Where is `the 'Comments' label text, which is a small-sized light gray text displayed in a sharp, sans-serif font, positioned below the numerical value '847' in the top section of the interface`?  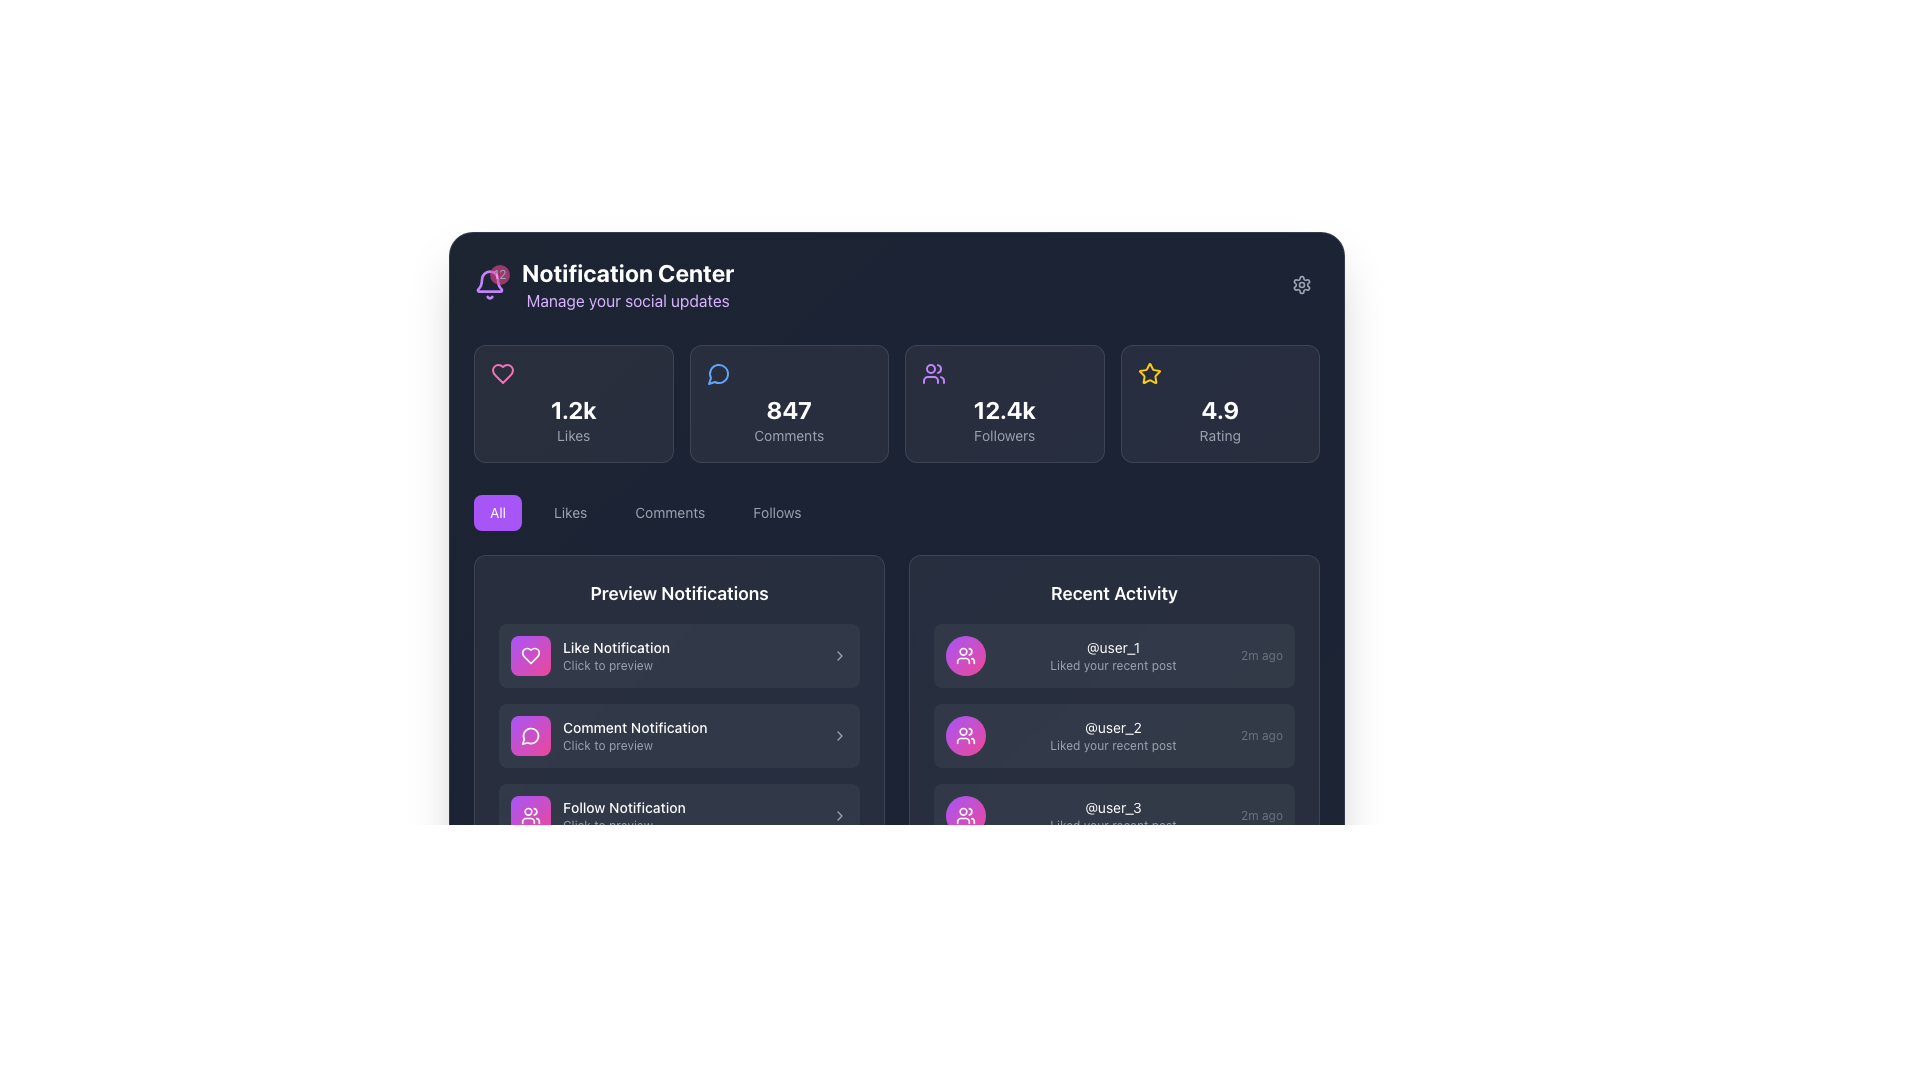
the 'Comments' label text, which is a small-sized light gray text displayed in a sharp, sans-serif font, positioned below the numerical value '847' in the top section of the interface is located at coordinates (788, 434).